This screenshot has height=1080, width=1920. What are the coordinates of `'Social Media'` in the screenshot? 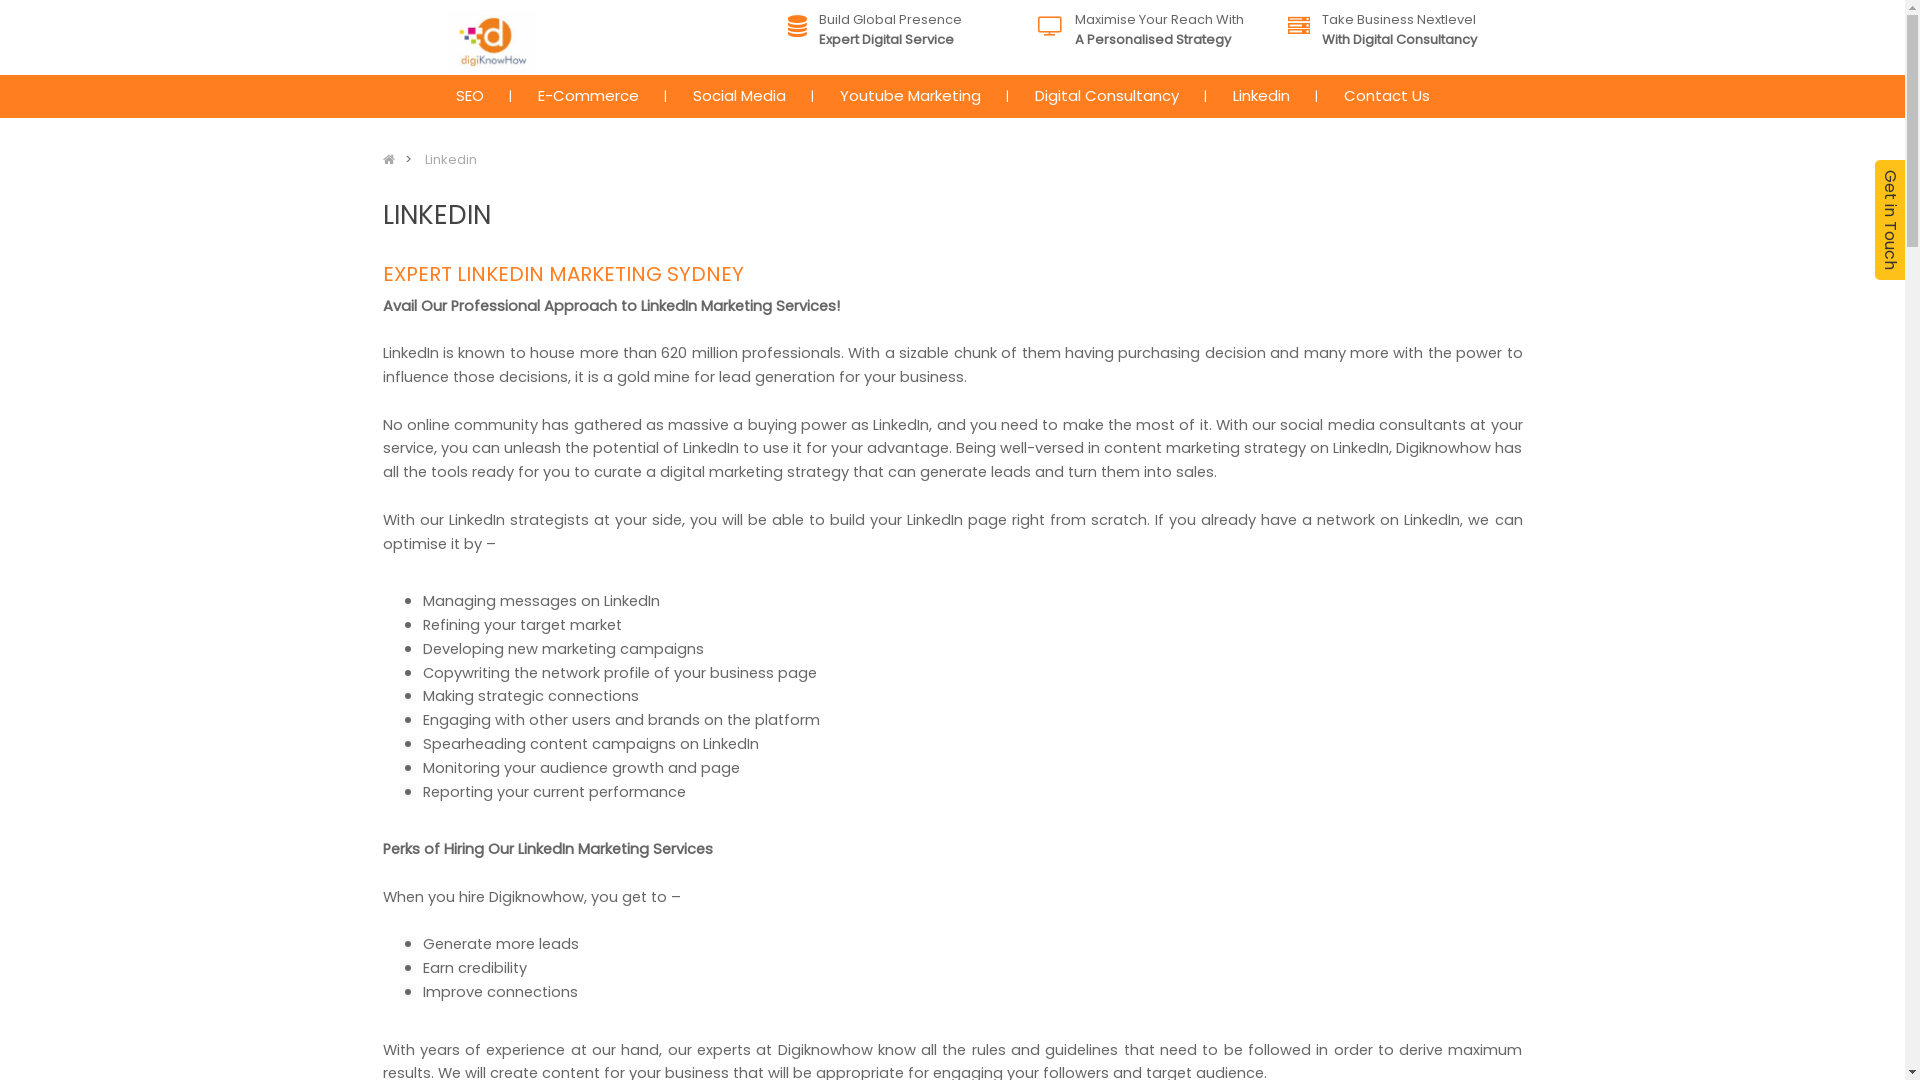 It's located at (677, 96).